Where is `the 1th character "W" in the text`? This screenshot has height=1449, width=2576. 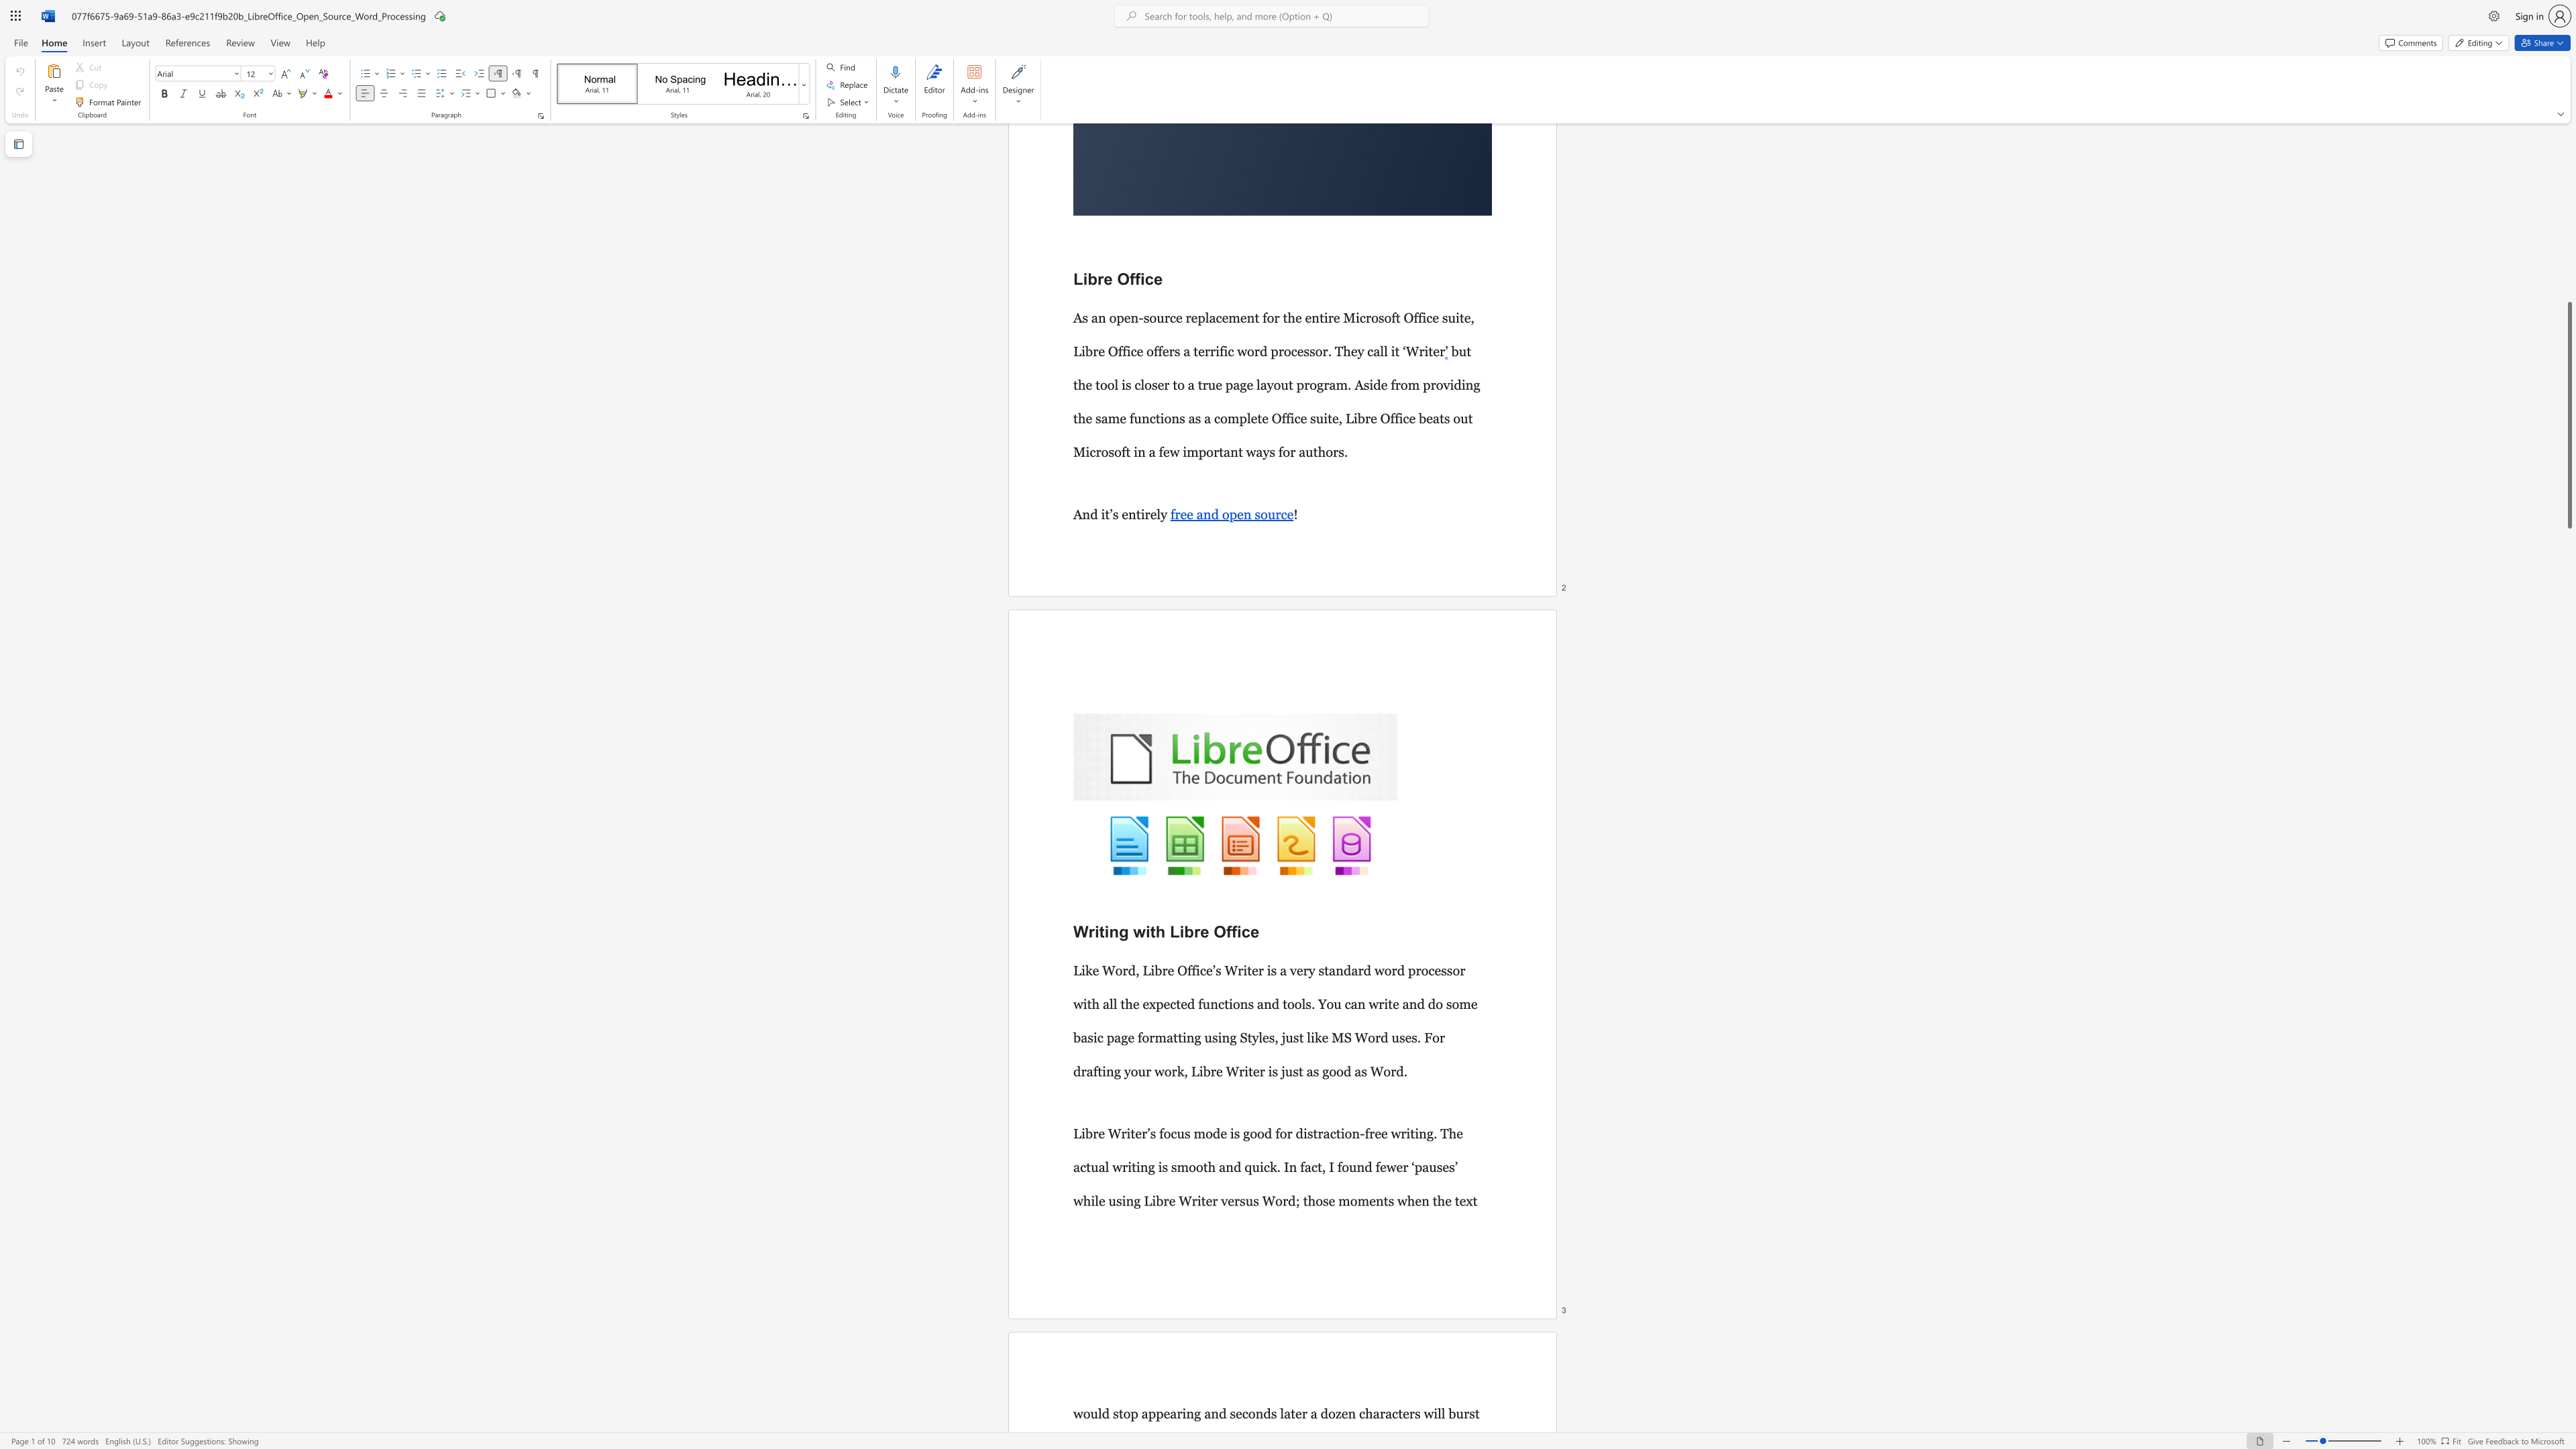
the 1th character "W" in the text is located at coordinates (1080, 796).